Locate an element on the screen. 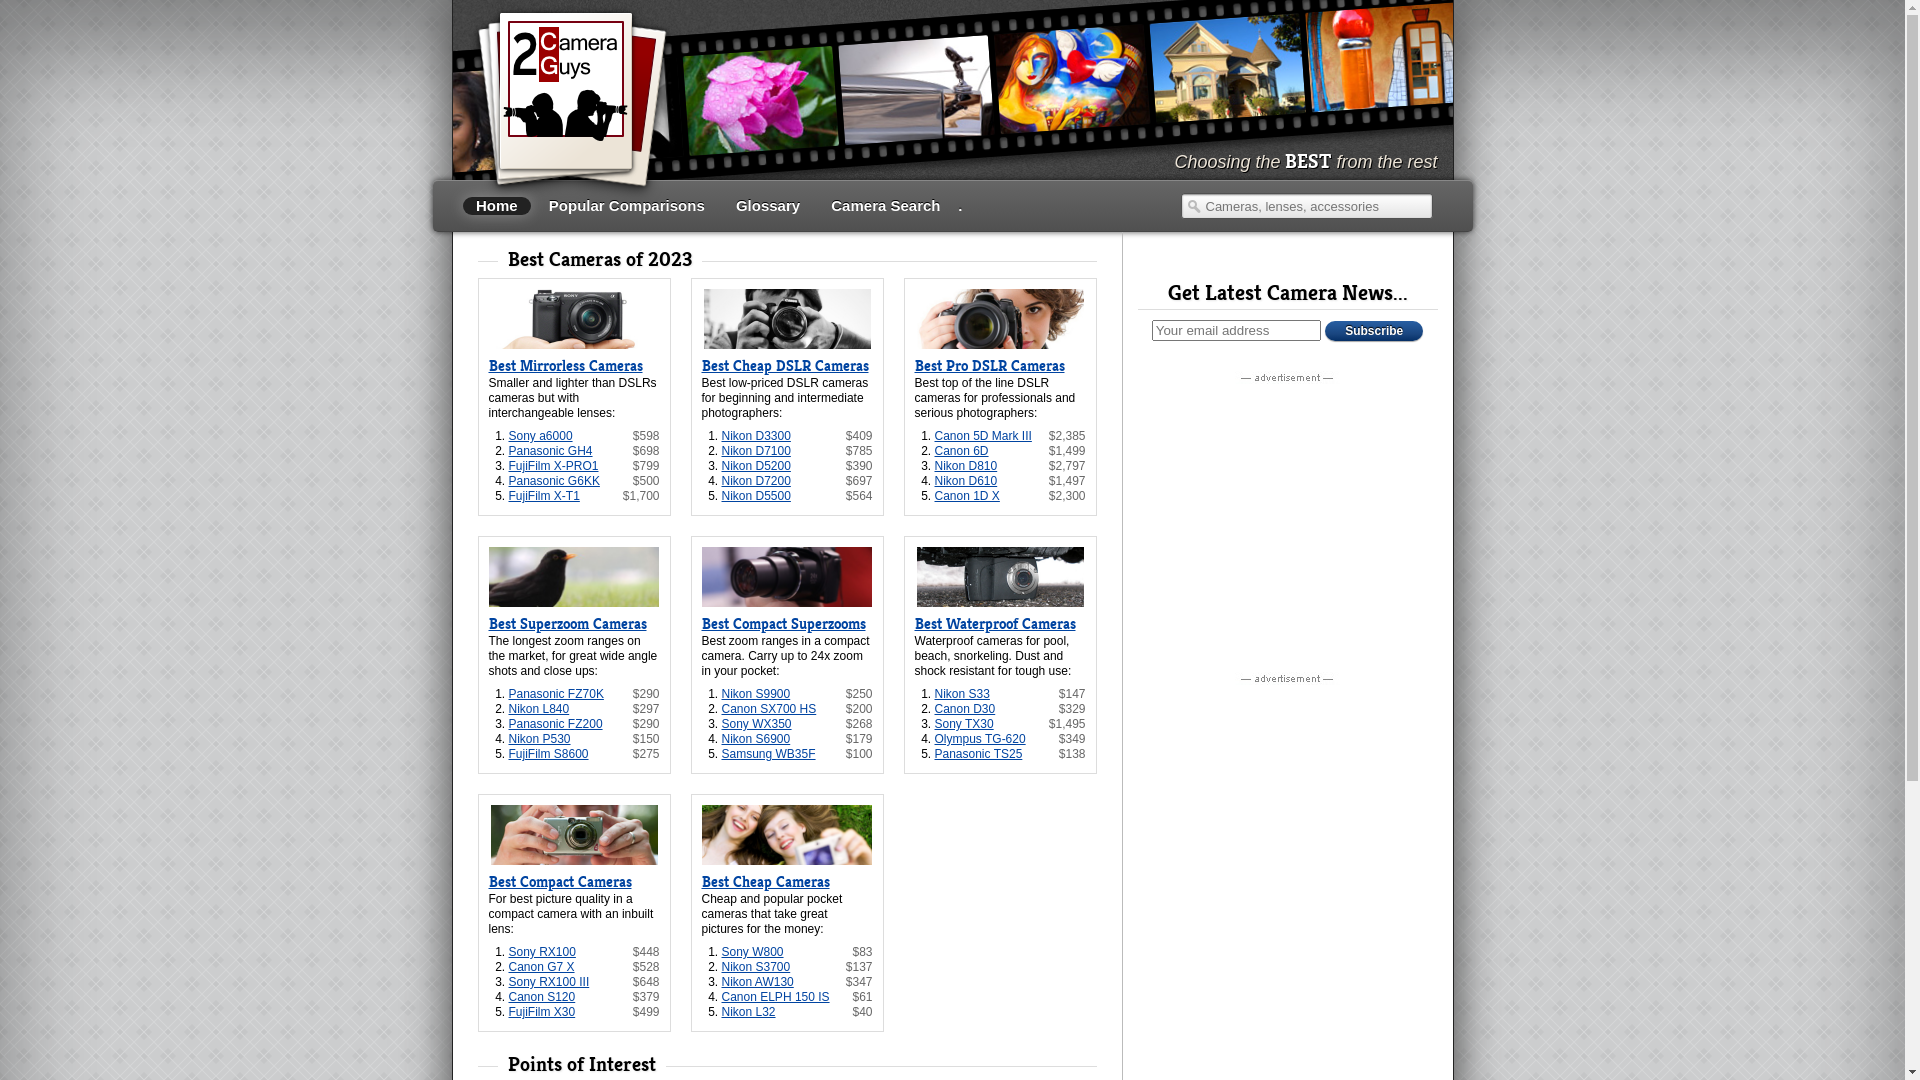  'Best Superzoom Cameras 2023' is located at coordinates (572, 577).